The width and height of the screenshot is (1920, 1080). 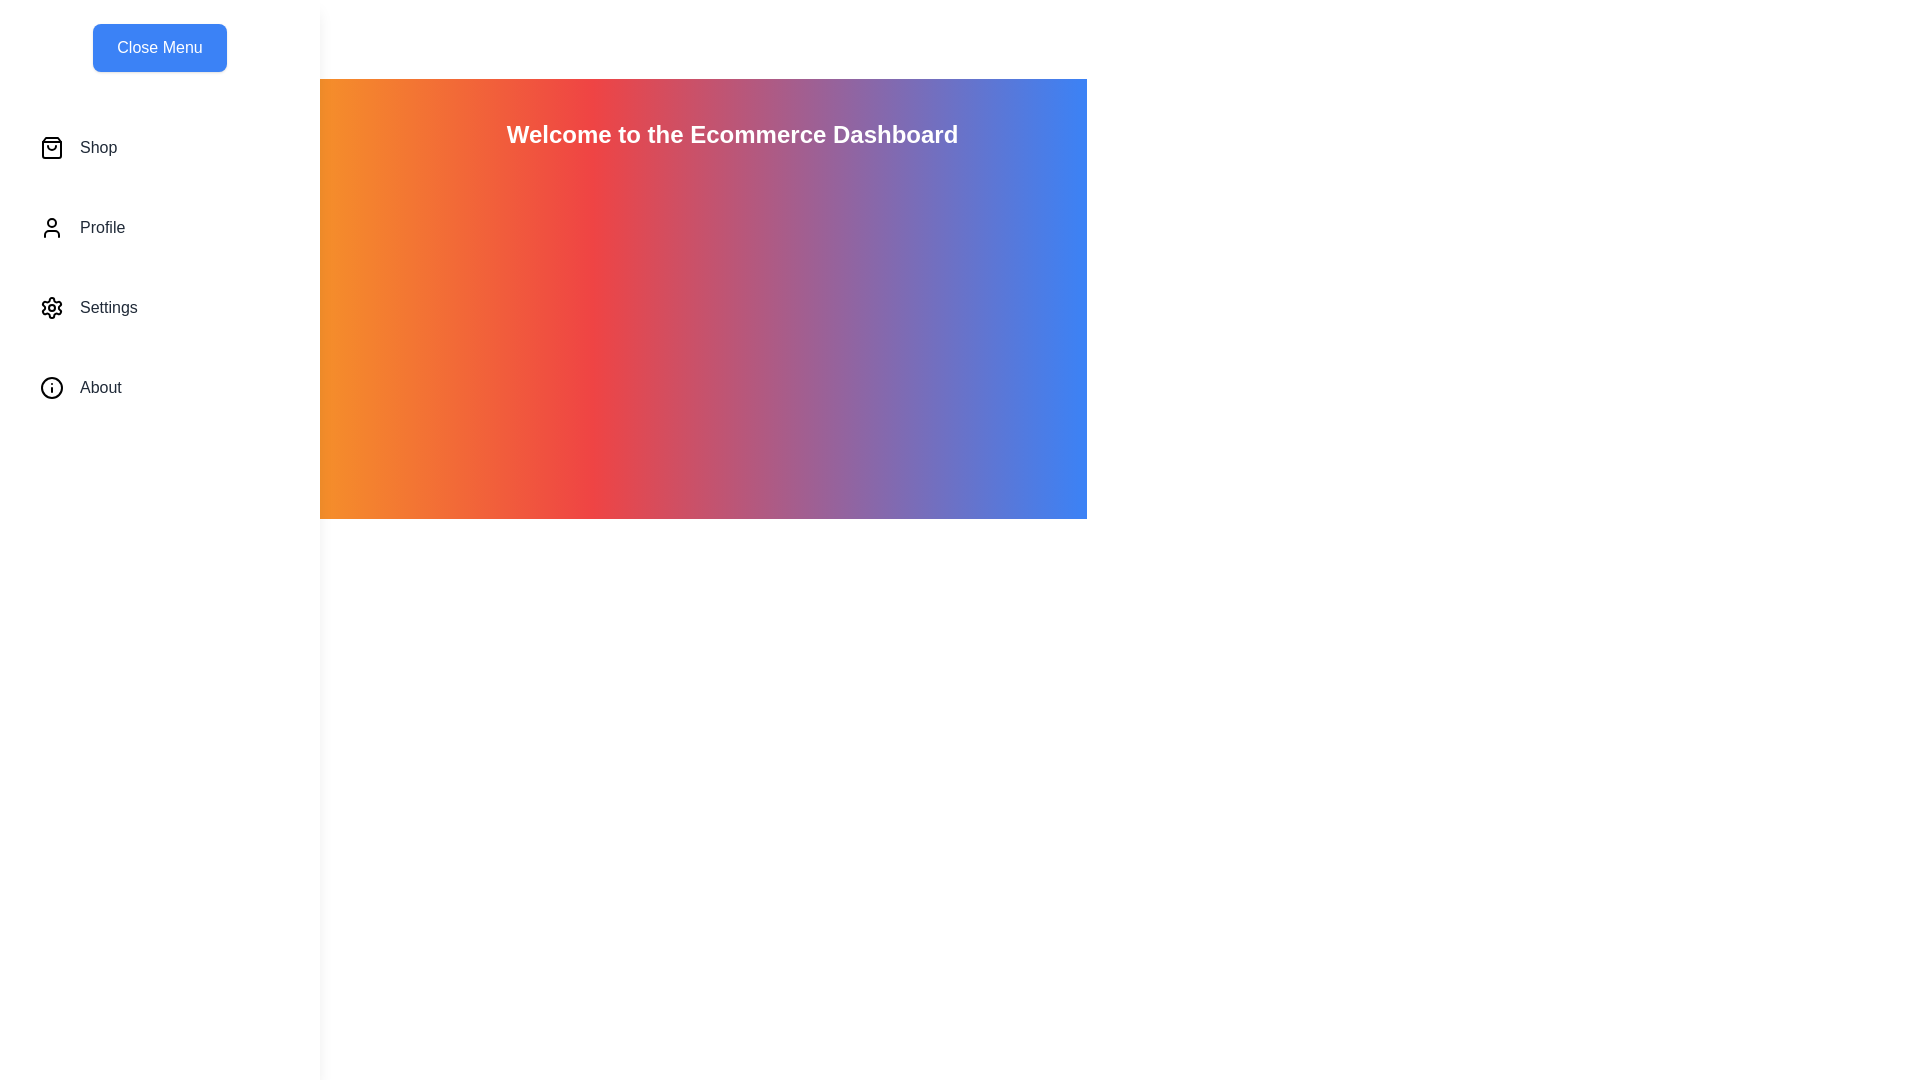 What do you see at coordinates (158, 146) in the screenshot?
I see `the menu item Shop to highlight it` at bounding box center [158, 146].